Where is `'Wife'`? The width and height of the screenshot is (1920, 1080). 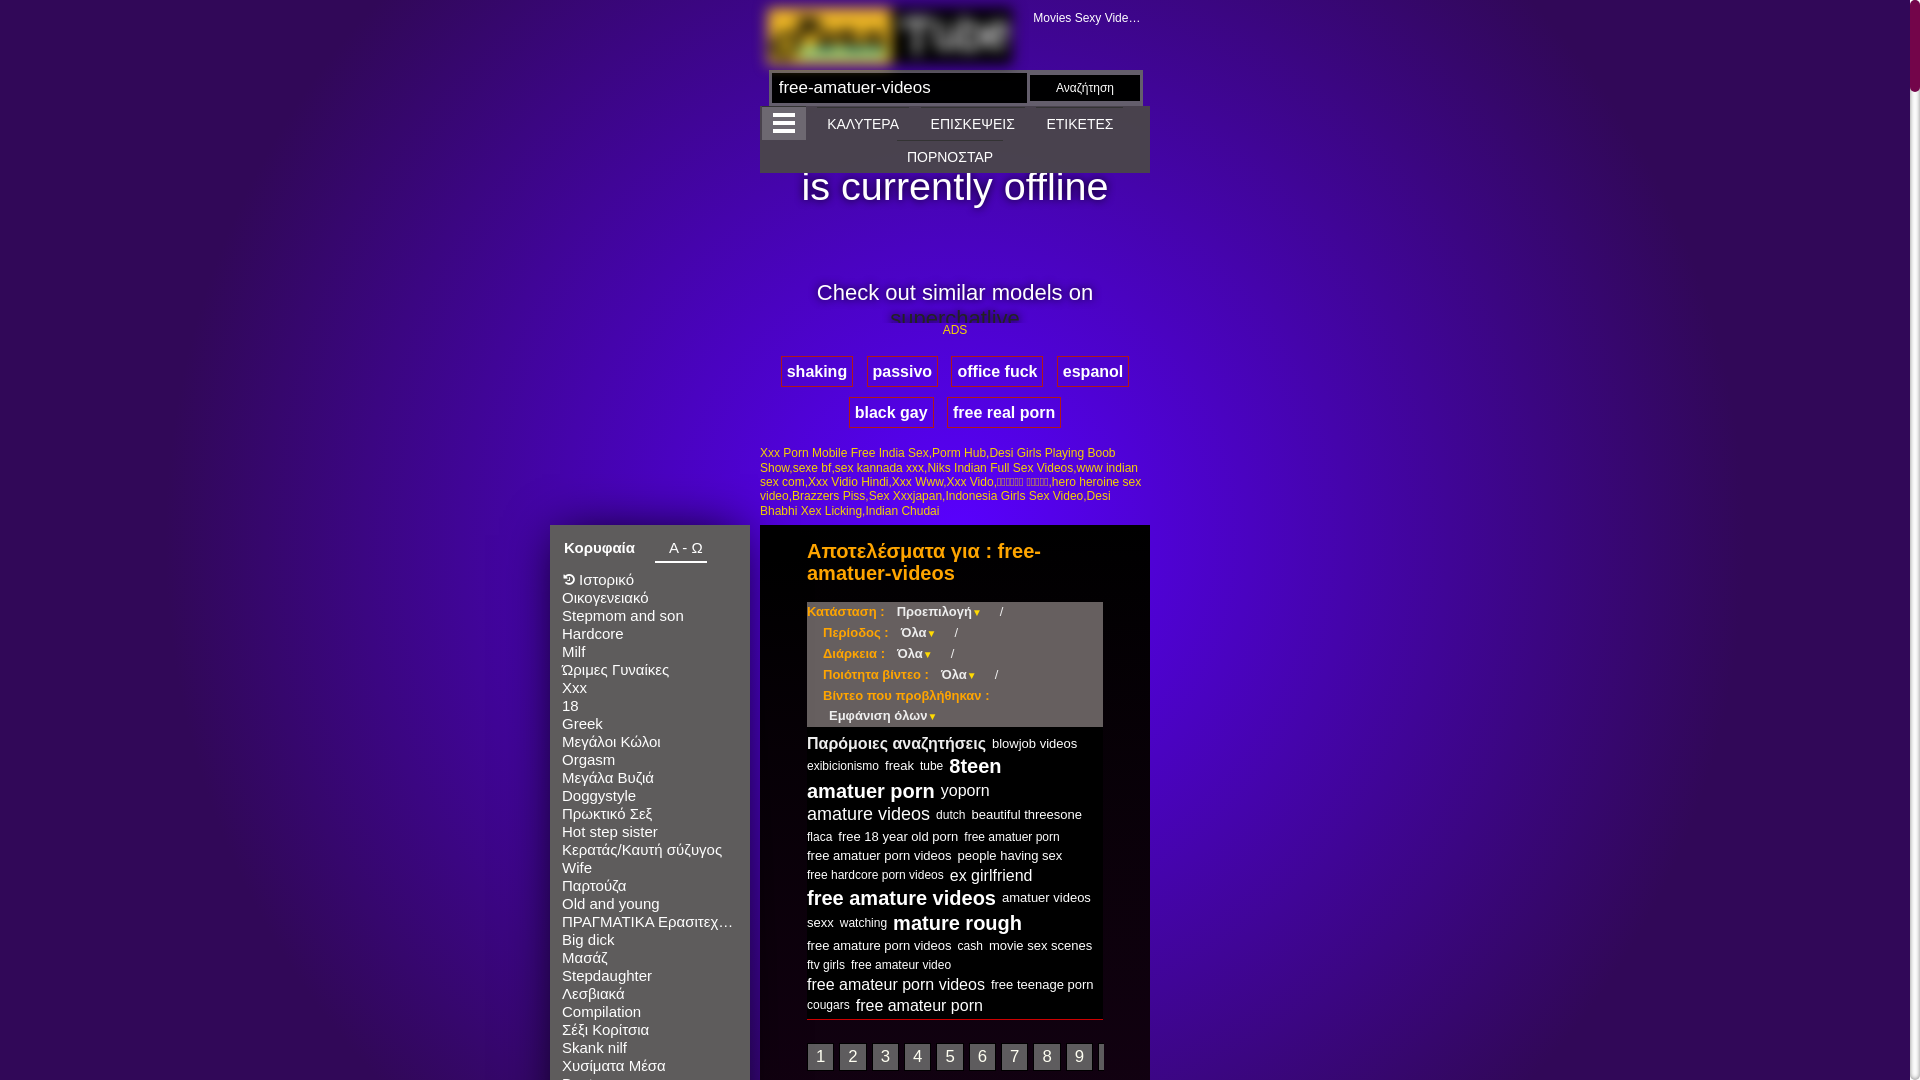 'Wife' is located at coordinates (649, 866).